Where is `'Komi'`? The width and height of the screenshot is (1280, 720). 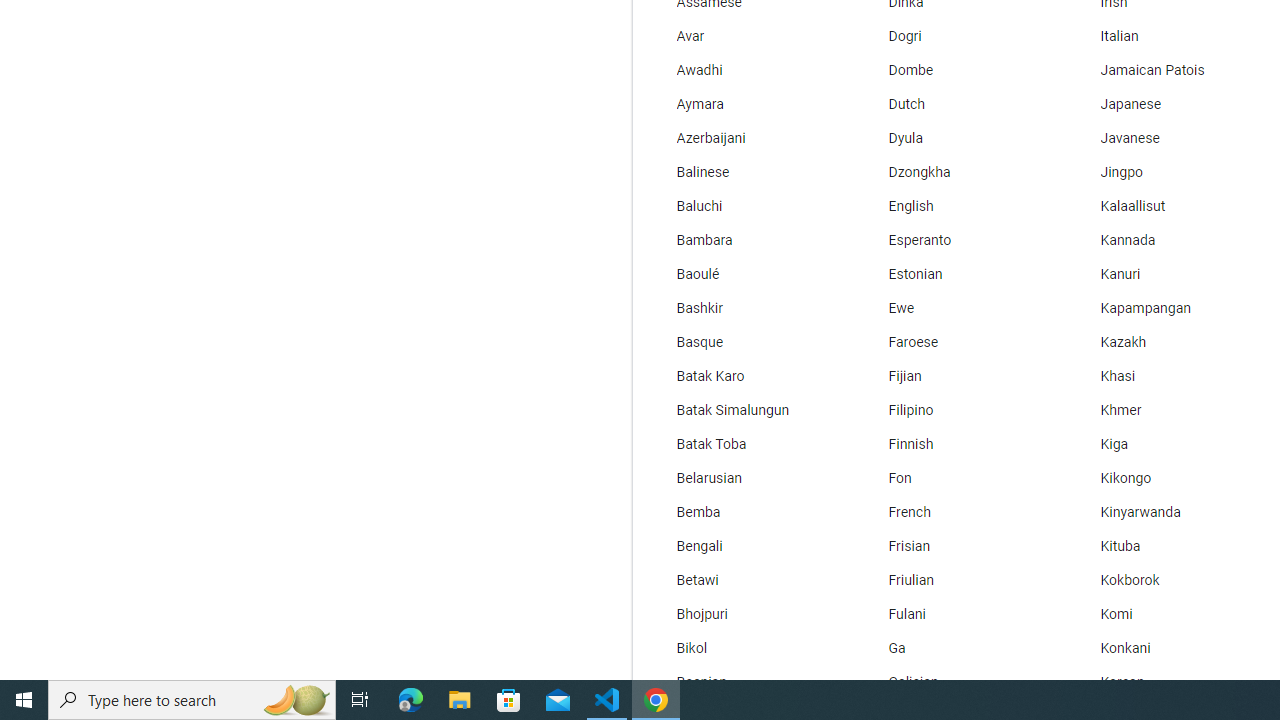
'Komi' is located at coordinates (1169, 613).